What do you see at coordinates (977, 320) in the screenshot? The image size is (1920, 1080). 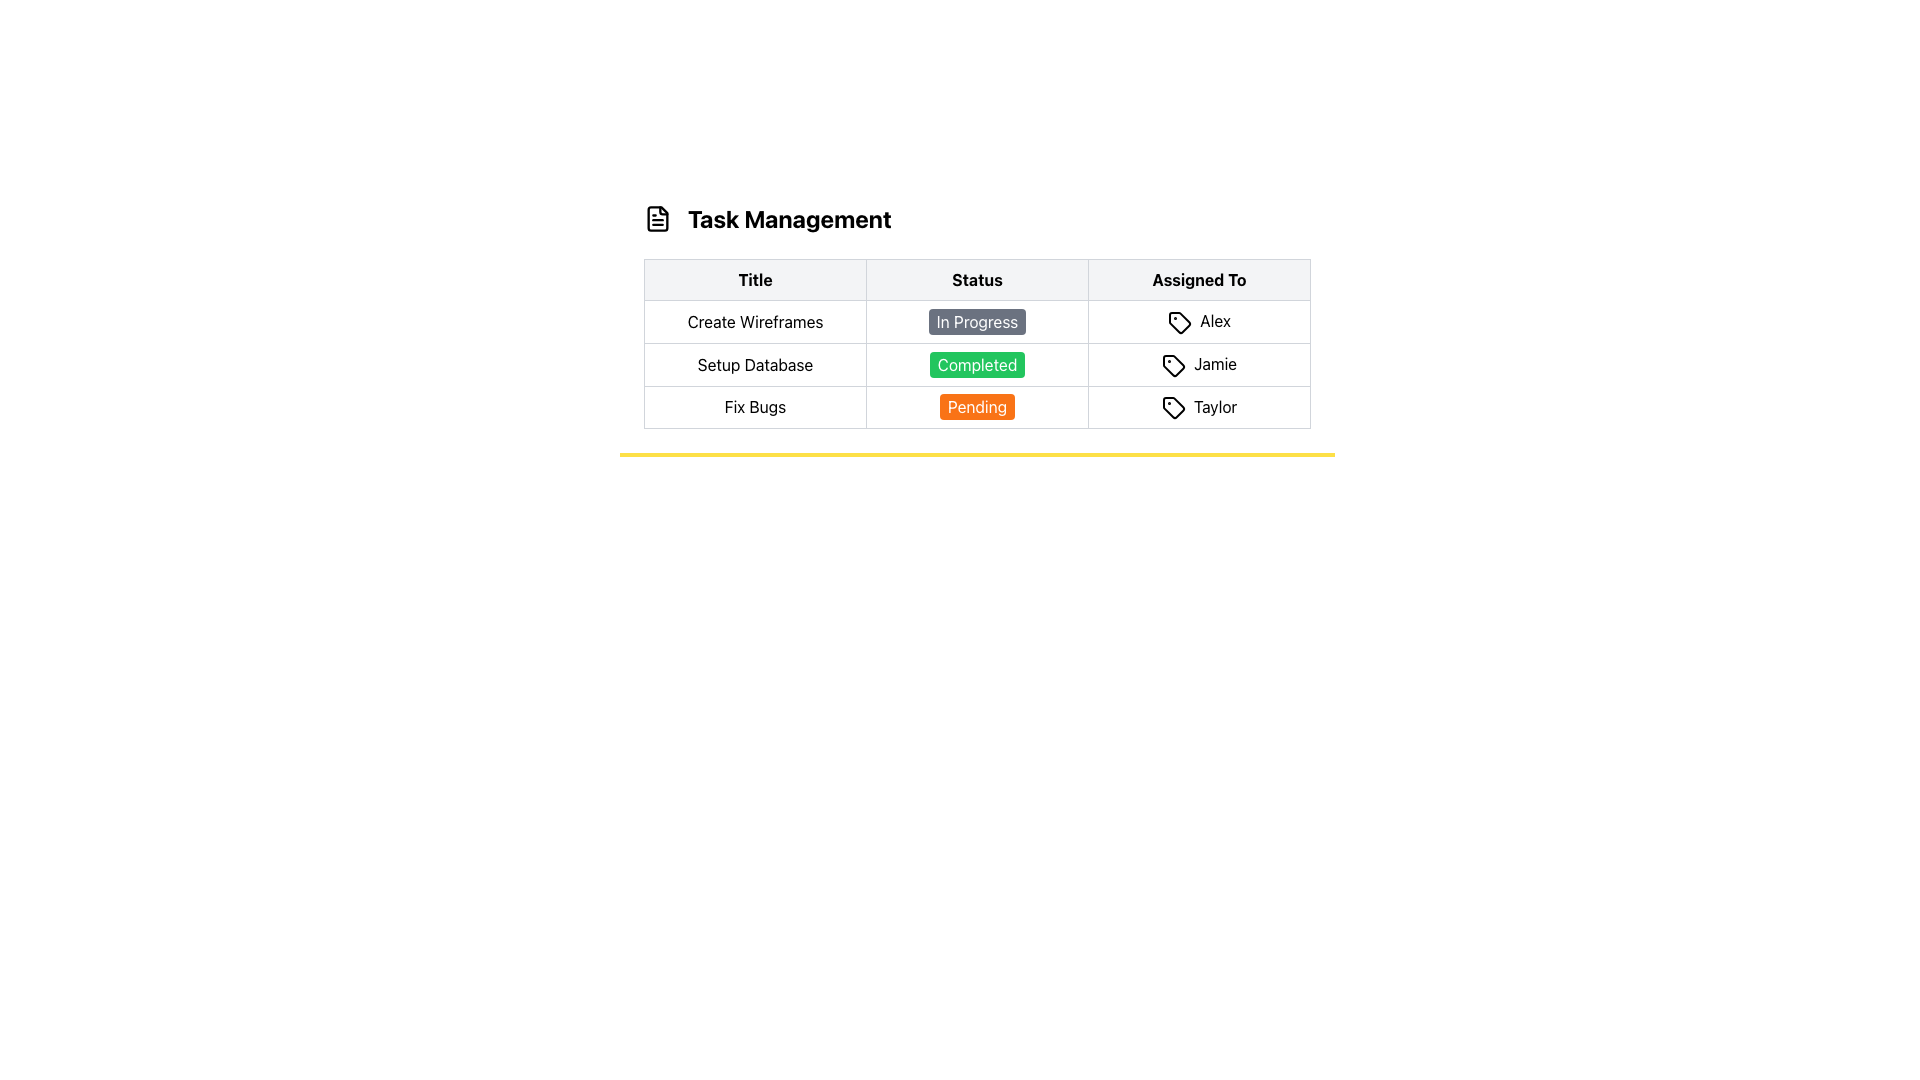 I see `the status label indicating that the task 'Create Wireframes' is currently in progress` at bounding box center [977, 320].